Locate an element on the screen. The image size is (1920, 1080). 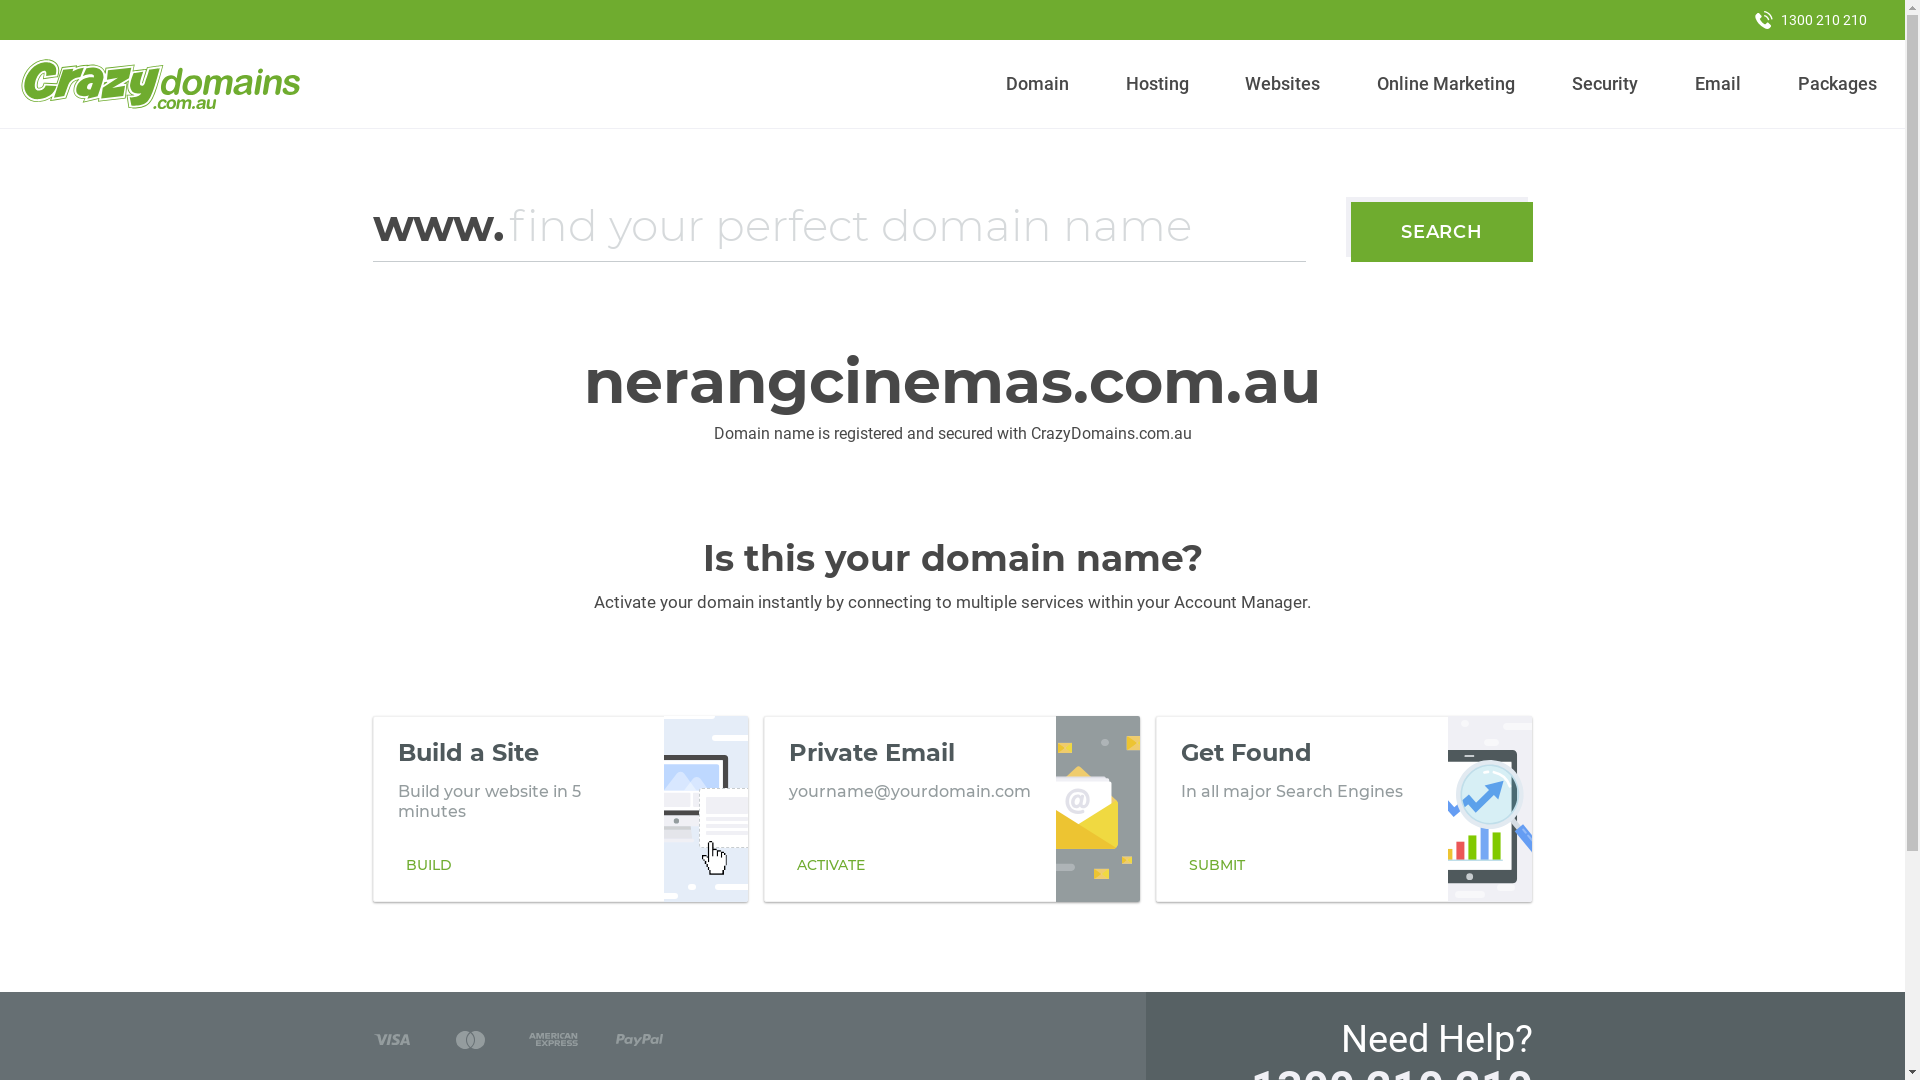
'Domain' is located at coordinates (1037, 83).